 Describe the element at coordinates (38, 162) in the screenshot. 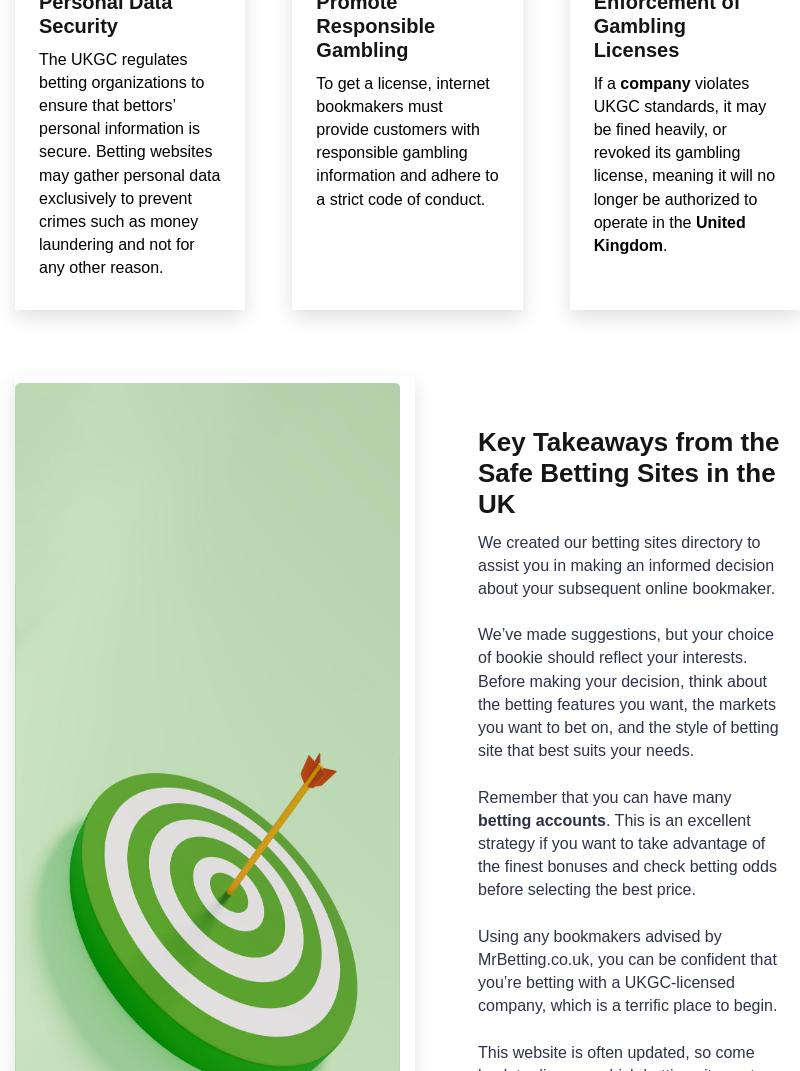

I see `'The UKGC regulates betting organizations to ensure that bettors’ personal information is secure. Betting websites may gather personal data exclusively to prevent crimes such as money laundering and not for any other reason.'` at that location.